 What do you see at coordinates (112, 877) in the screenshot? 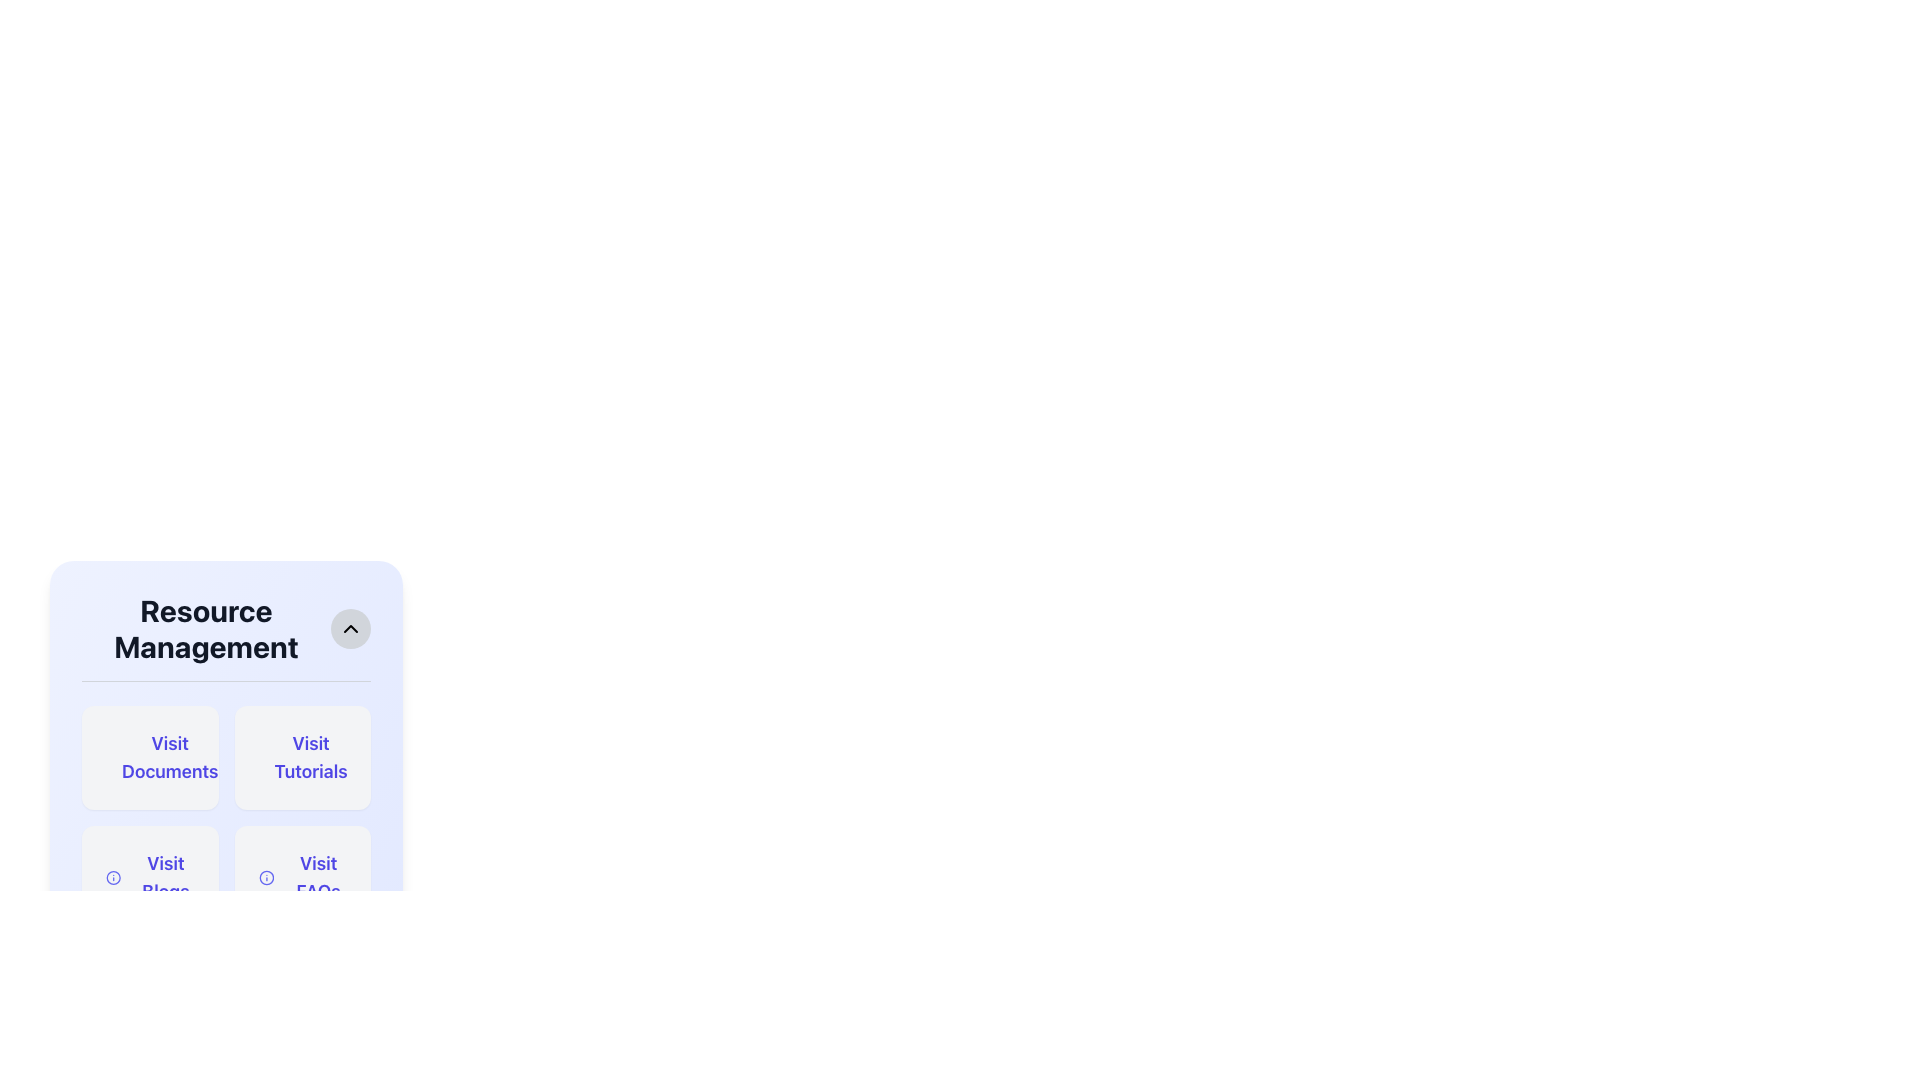
I see `the blue outlined circular icon with an 'i' symbol located to the left of the 'Visit Blogs' text link` at bounding box center [112, 877].